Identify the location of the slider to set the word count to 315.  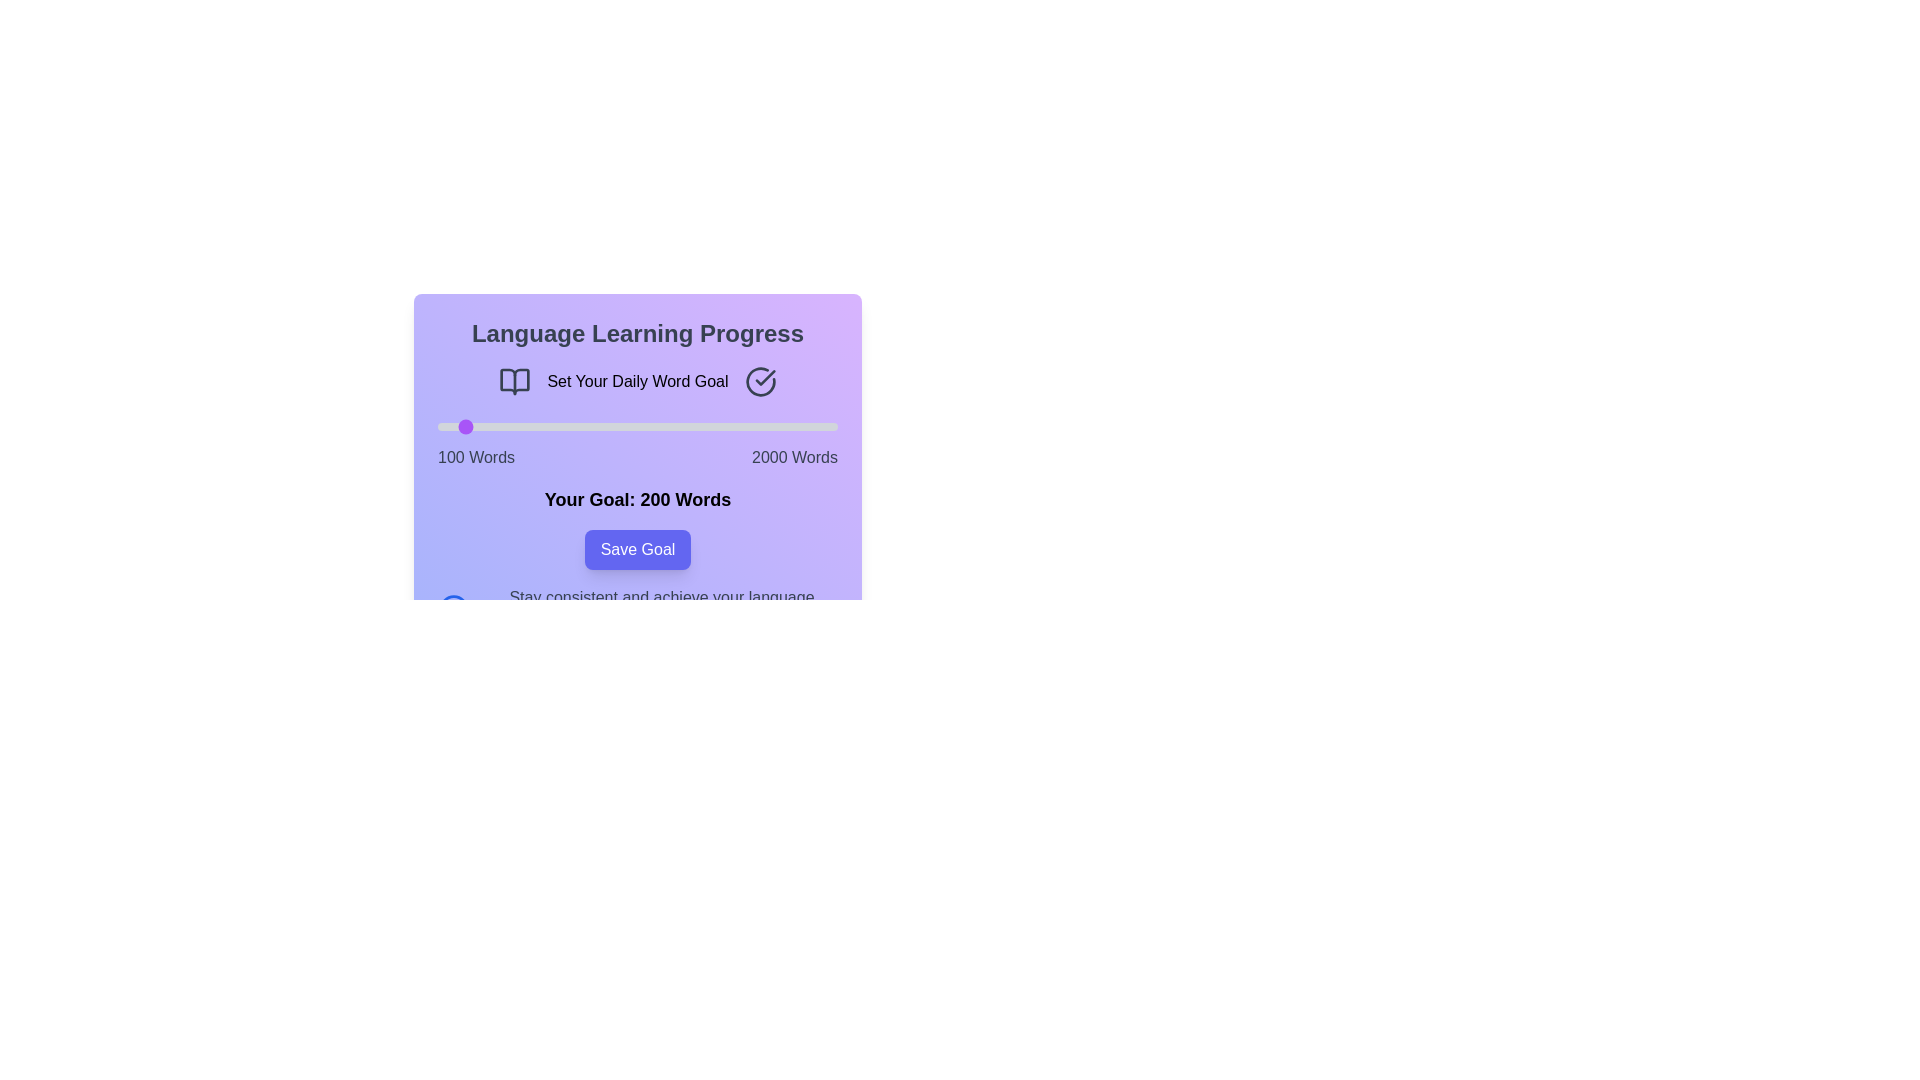
(483, 426).